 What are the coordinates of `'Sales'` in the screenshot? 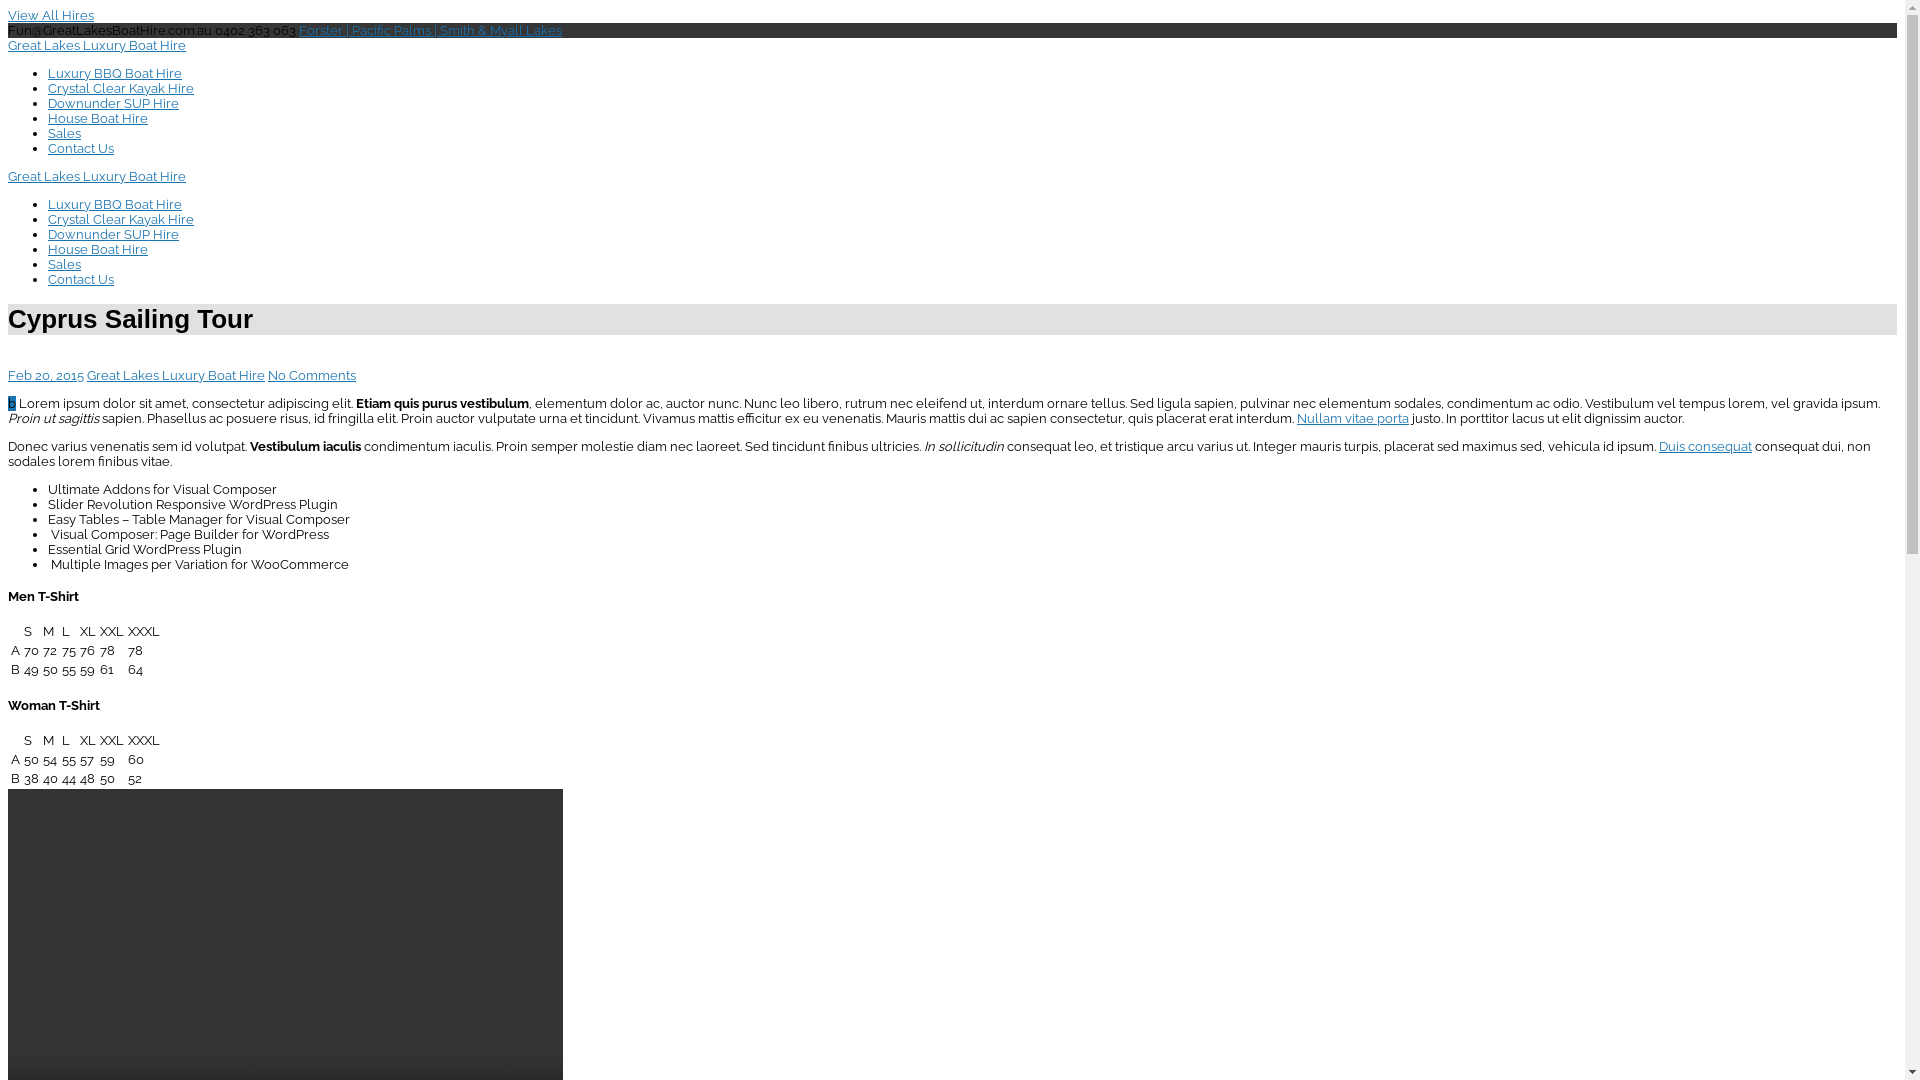 It's located at (64, 133).